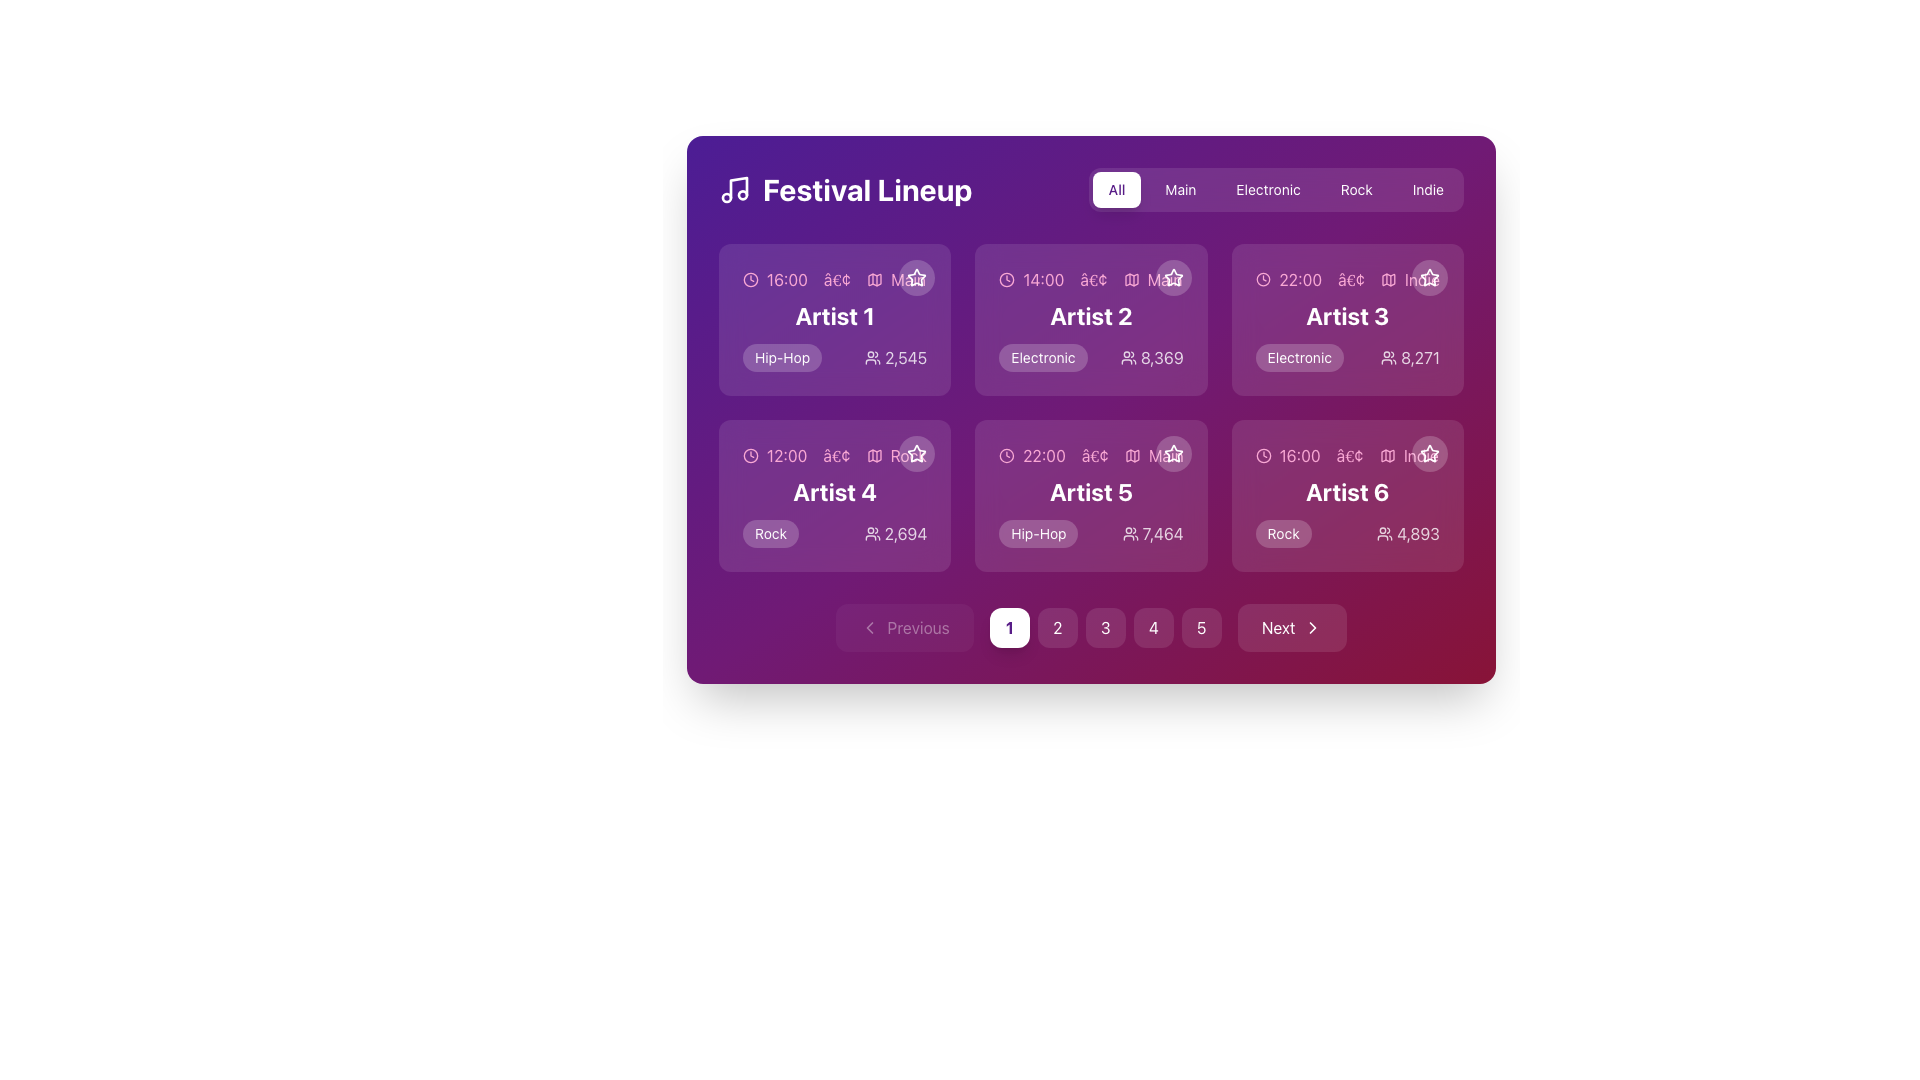  What do you see at coordinates (1090, 280) in the screenshot?
I see `the informational header text for the 'Artist 2' card, which indicates the performance time and location ('main') in the 'Festival Lineup' section` at bounding box center [1090, 280].